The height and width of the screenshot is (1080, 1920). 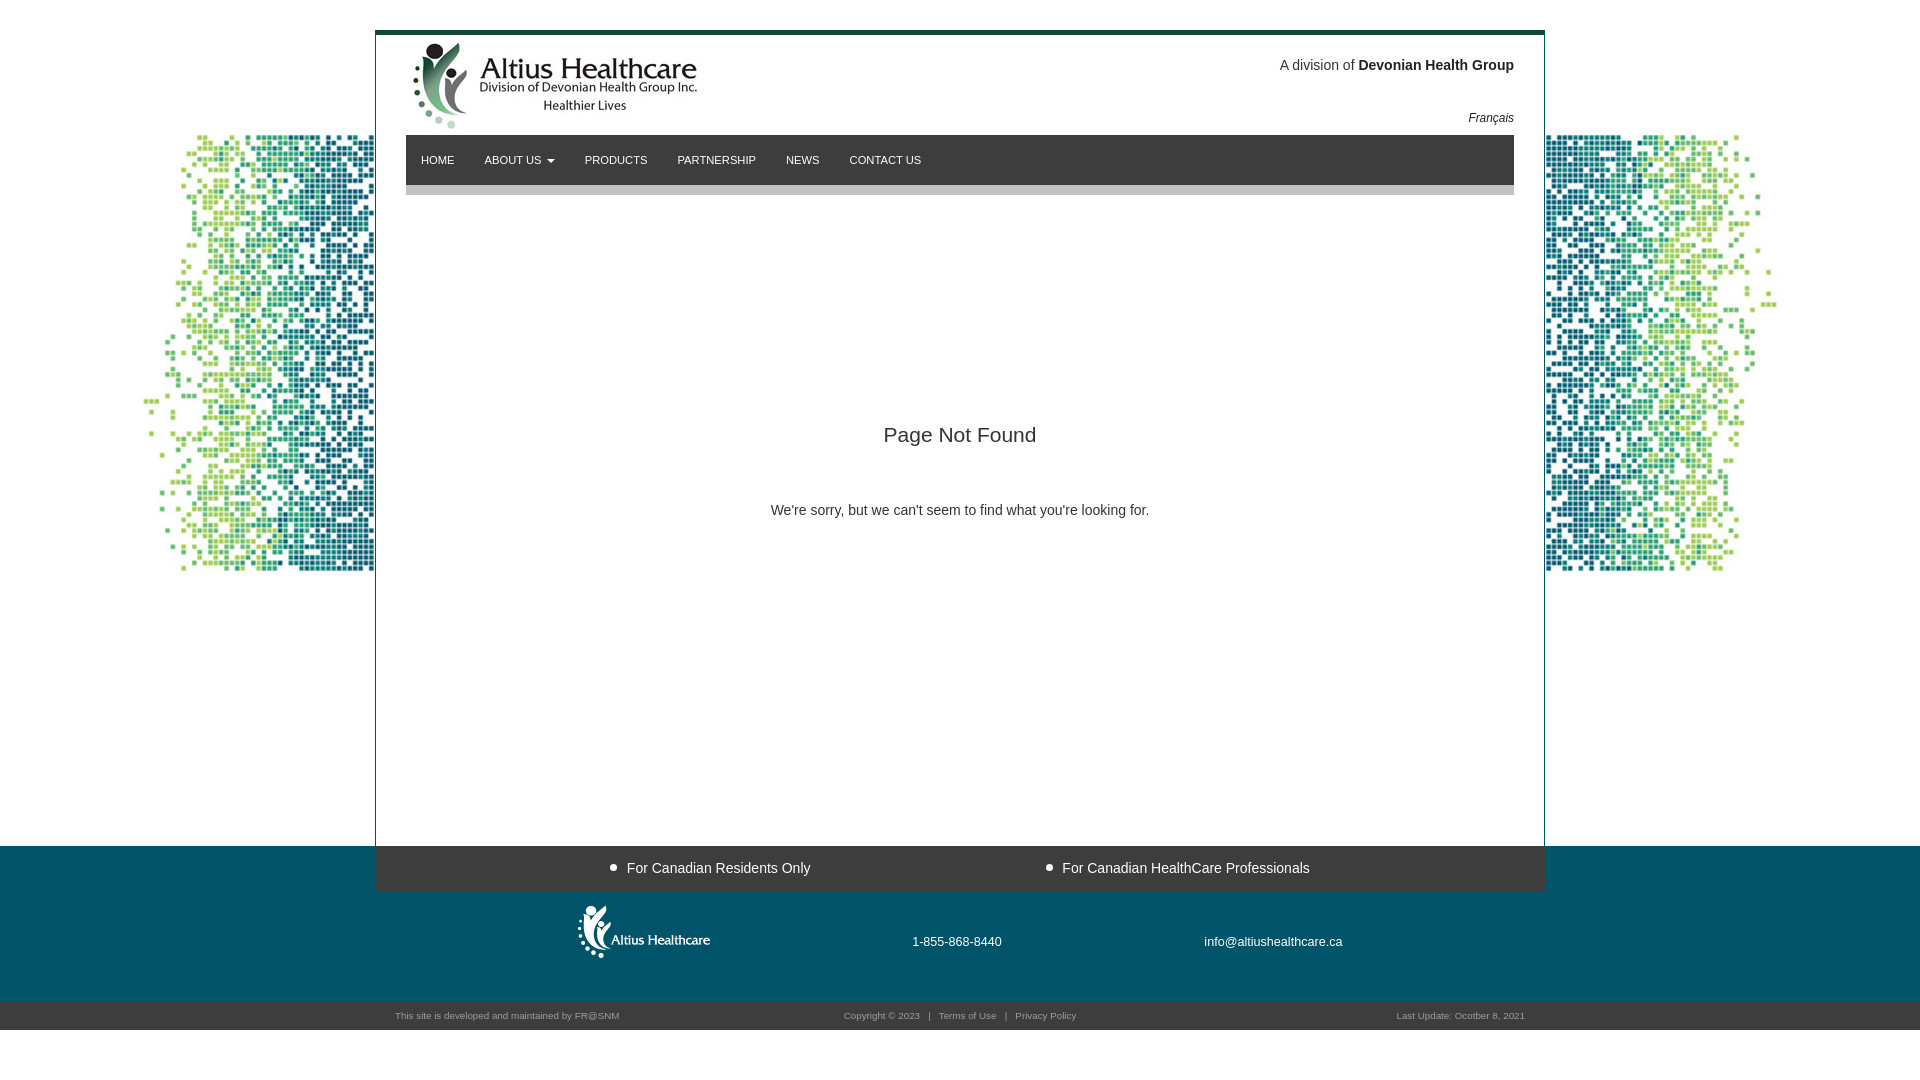 What do you see at coordinates (436, 158) in the screenshot?
I see `'HOME'` at bounding box center [436, 158].